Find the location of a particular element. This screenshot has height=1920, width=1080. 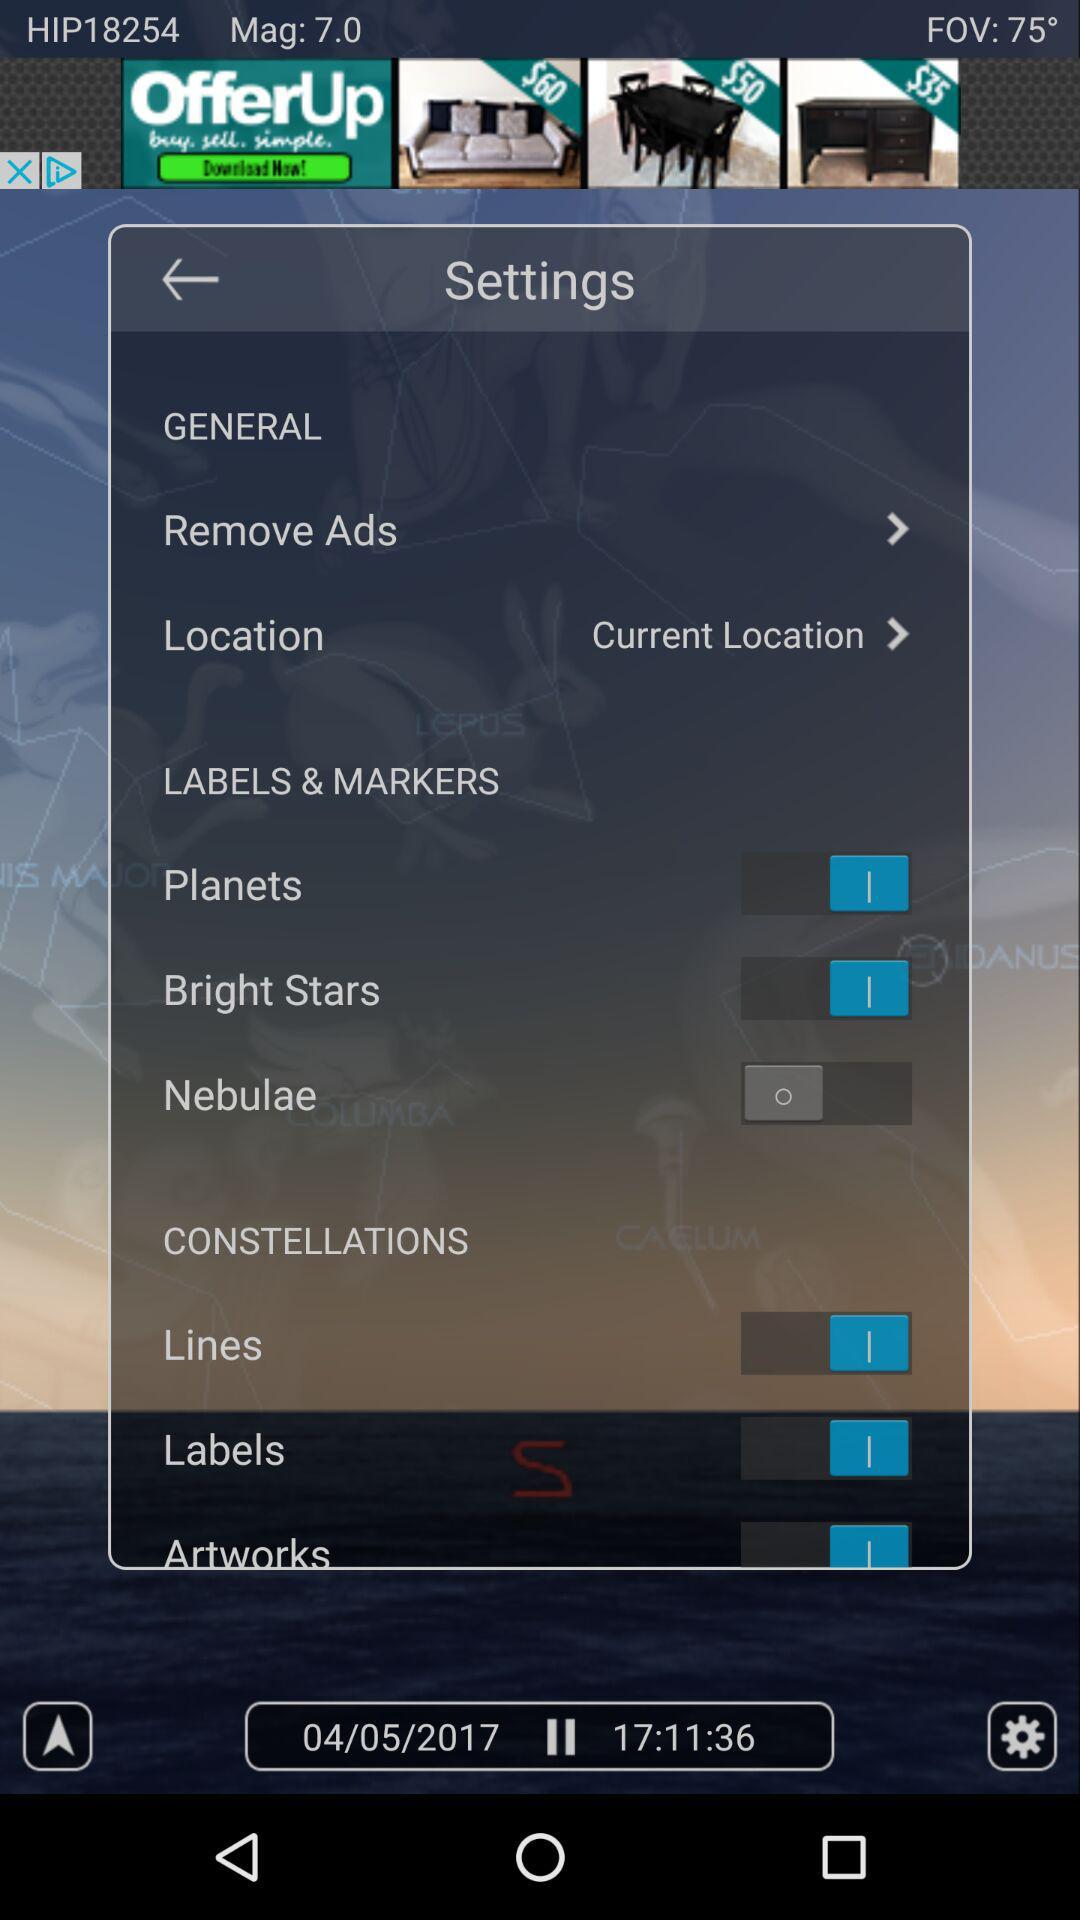

nebulae toggle option is located at coordinates (852, 1092).